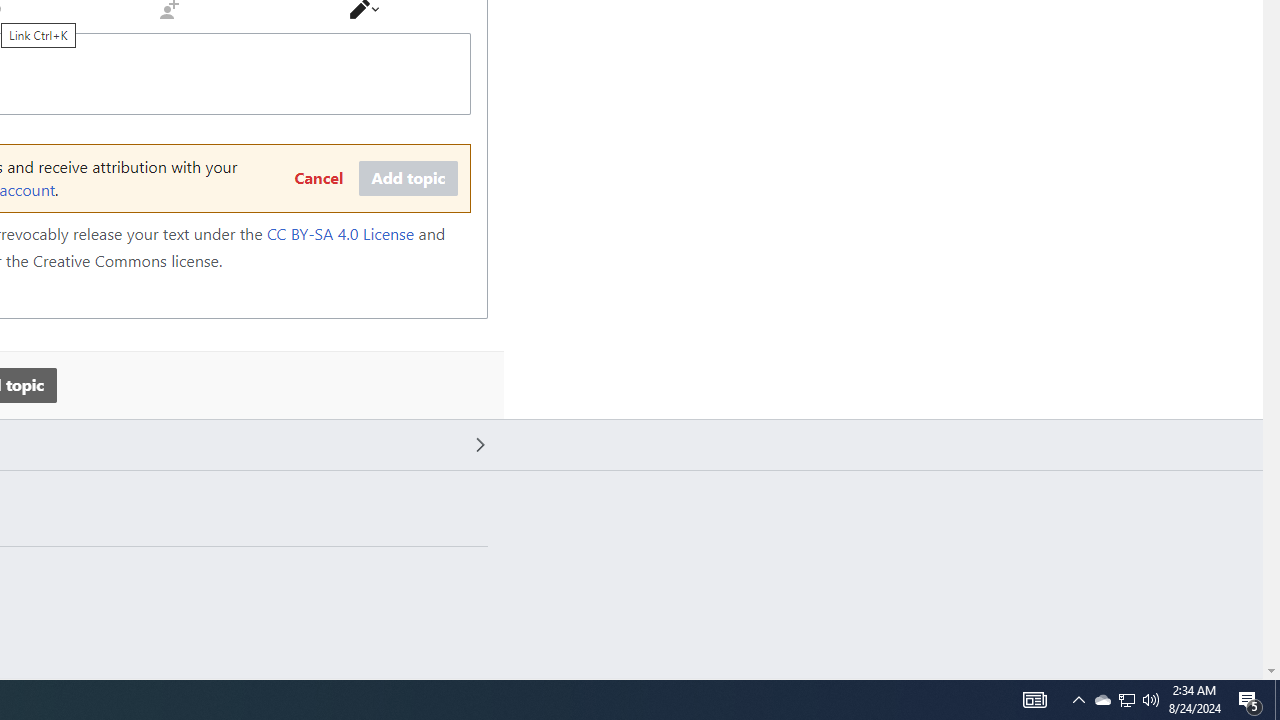  I want to click on 'CC BY-SA 4.0 License', so click(340, 233).